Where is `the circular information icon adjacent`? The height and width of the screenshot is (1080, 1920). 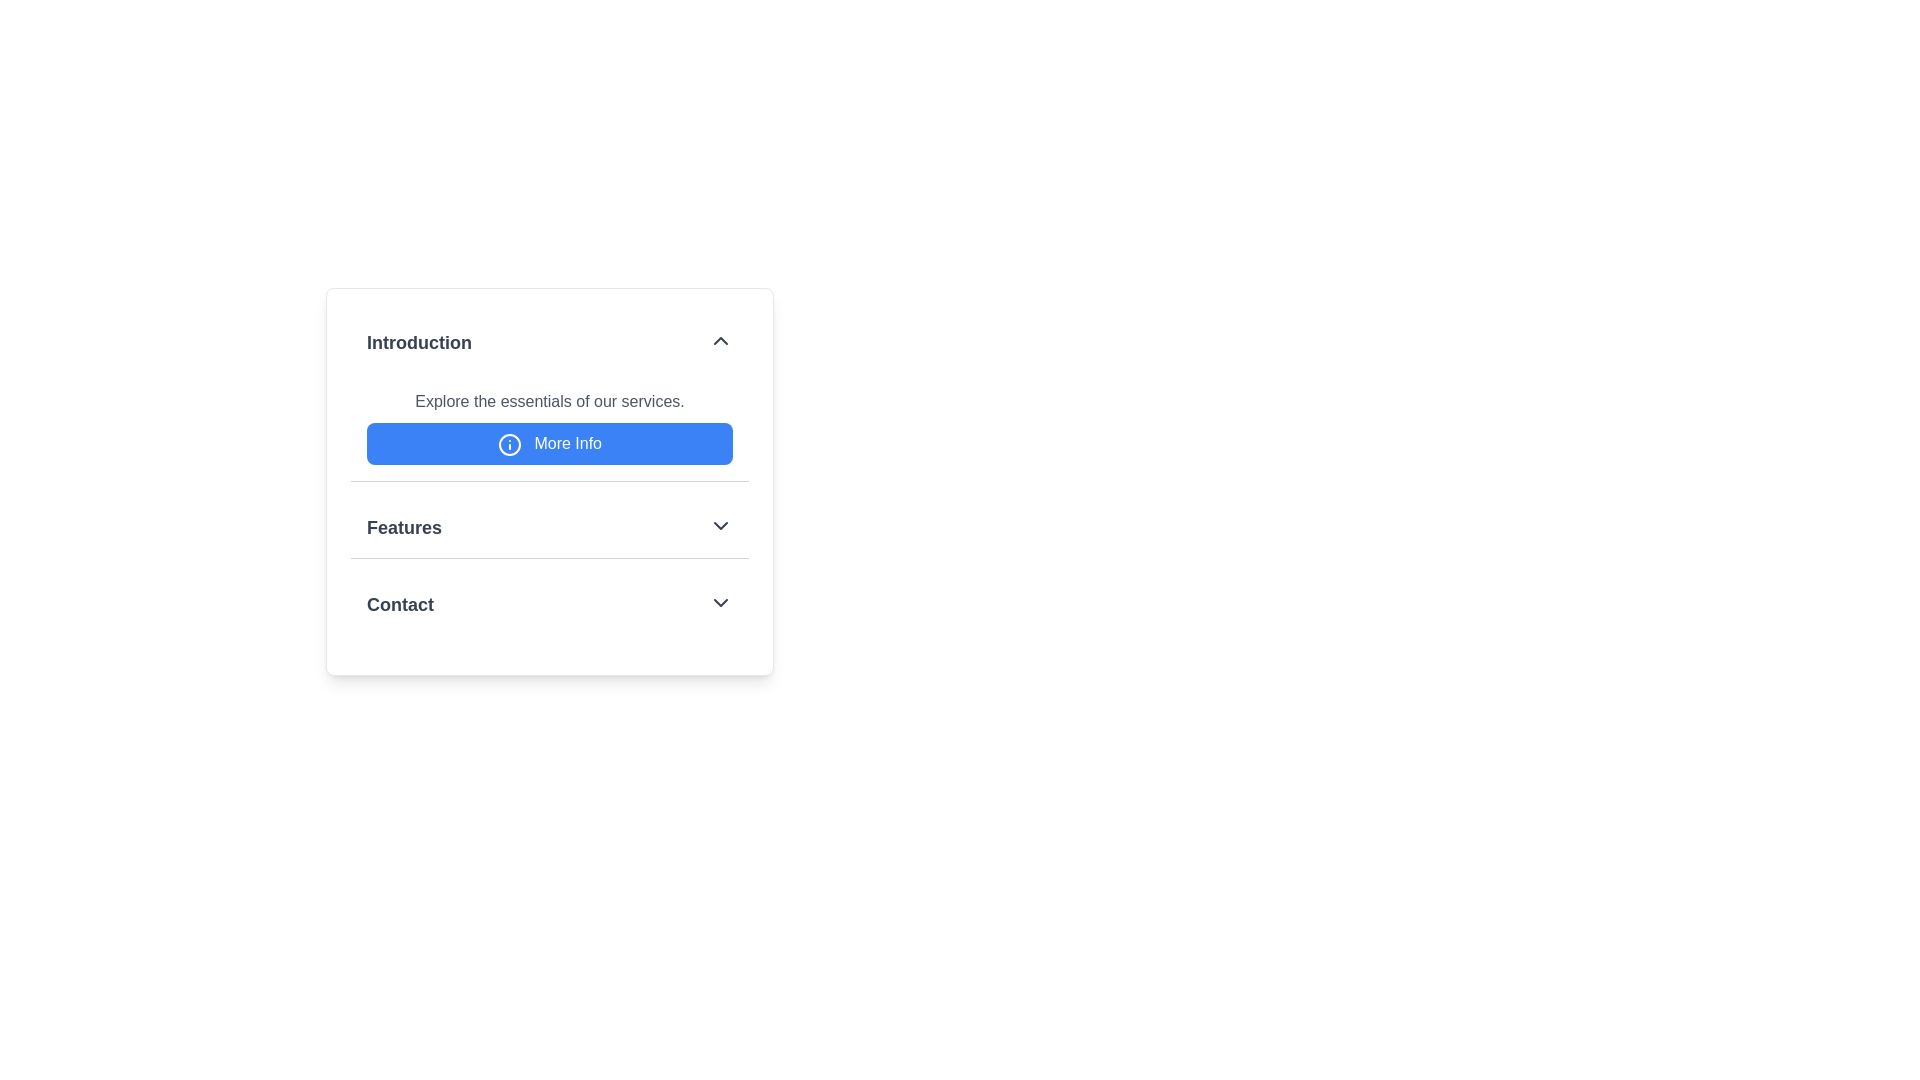
the circular information icon adjacent is located at coordinates (509, 443).